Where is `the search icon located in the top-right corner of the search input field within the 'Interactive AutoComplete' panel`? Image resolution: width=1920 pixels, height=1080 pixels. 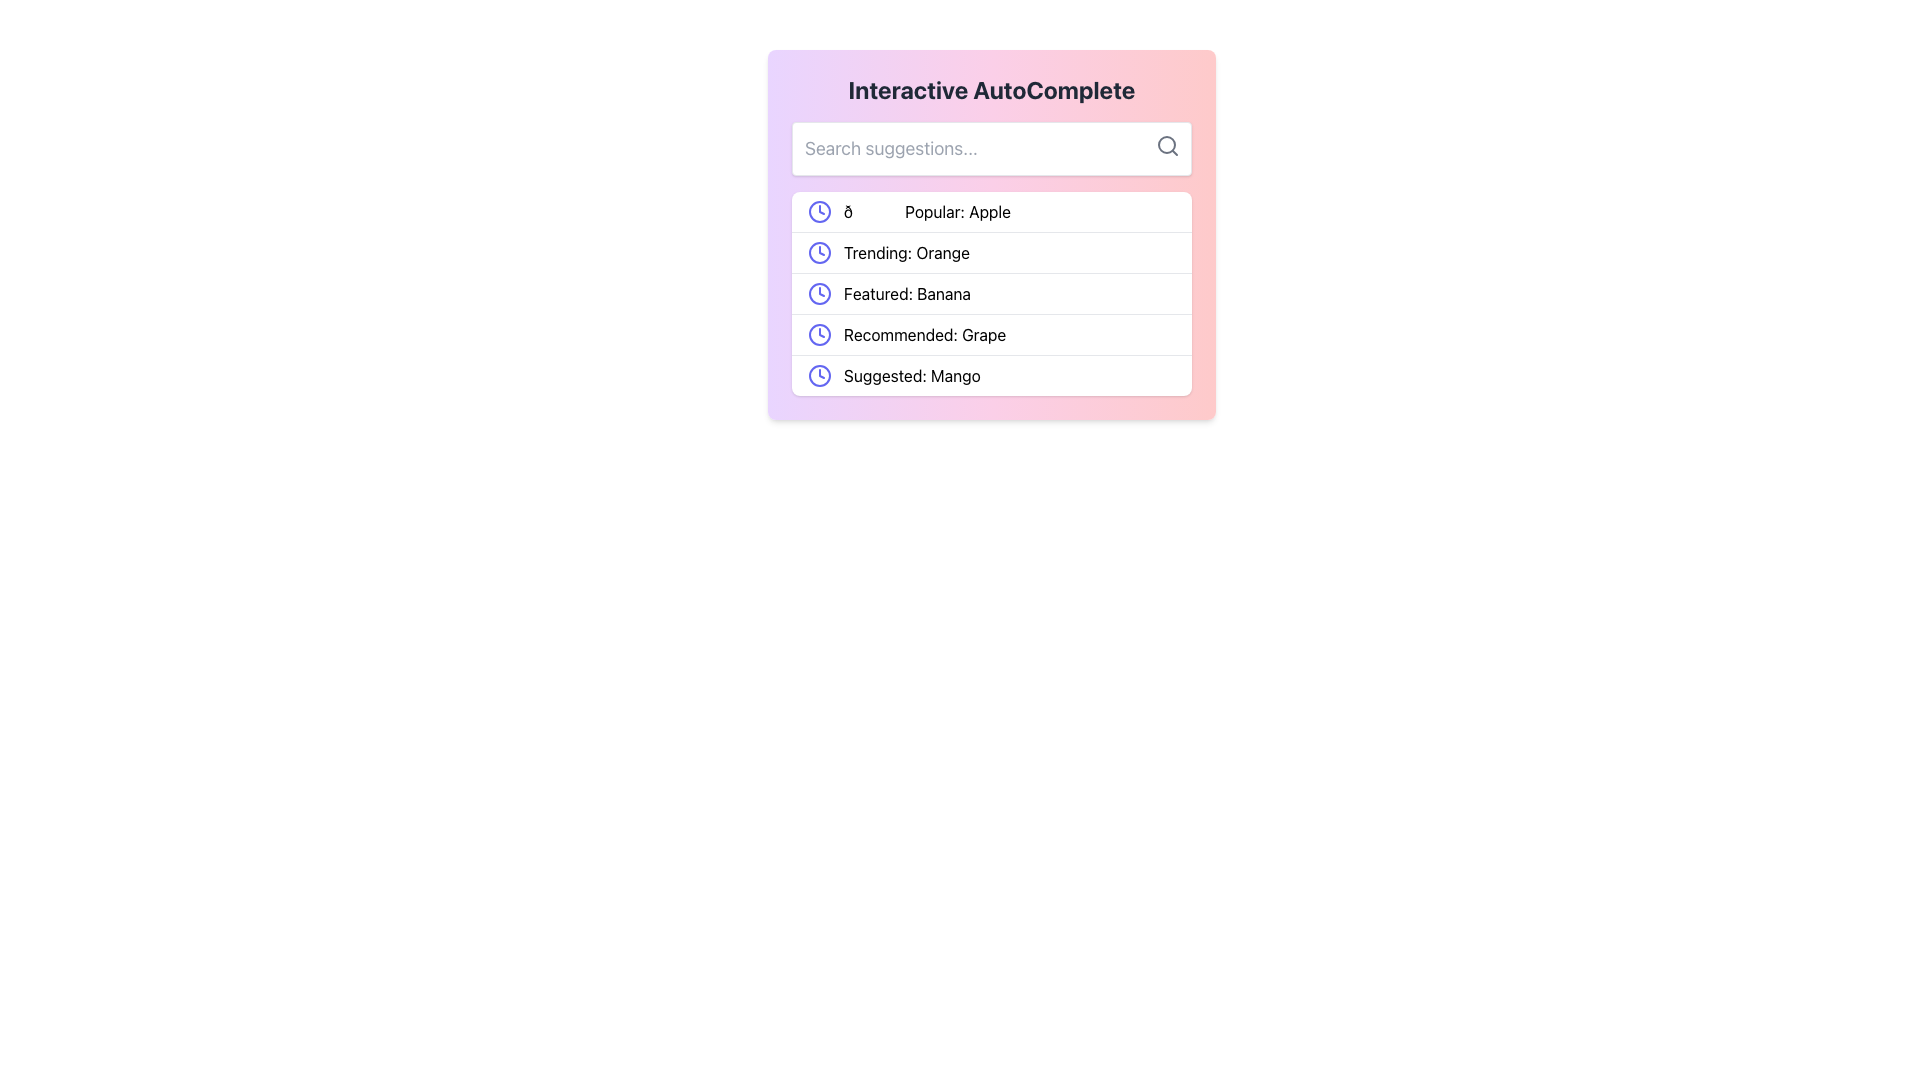 the search icon located in the top-right corner of the search input field within the 'Interactive AutoComplete' panel is located at coordinates (1167, 145).